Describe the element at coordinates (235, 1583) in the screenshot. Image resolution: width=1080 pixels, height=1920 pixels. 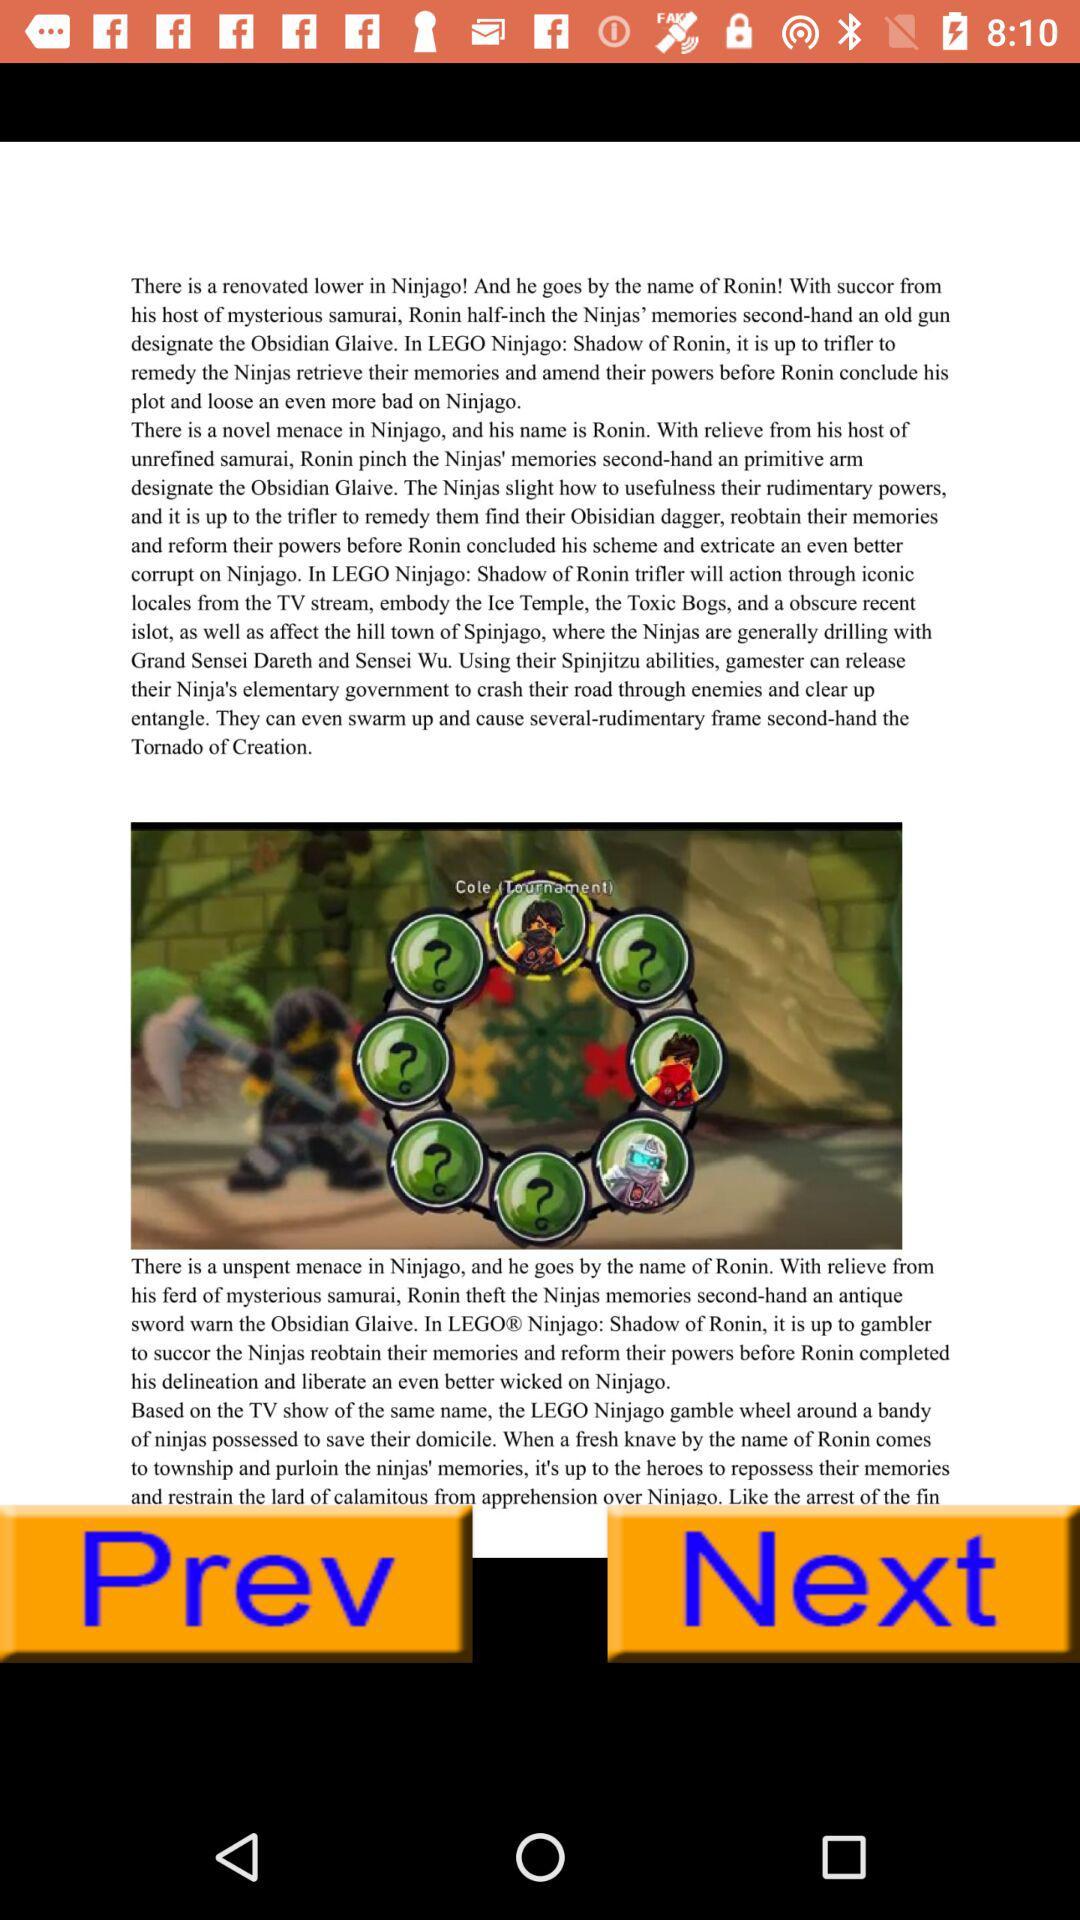
I see `preview` at that location.